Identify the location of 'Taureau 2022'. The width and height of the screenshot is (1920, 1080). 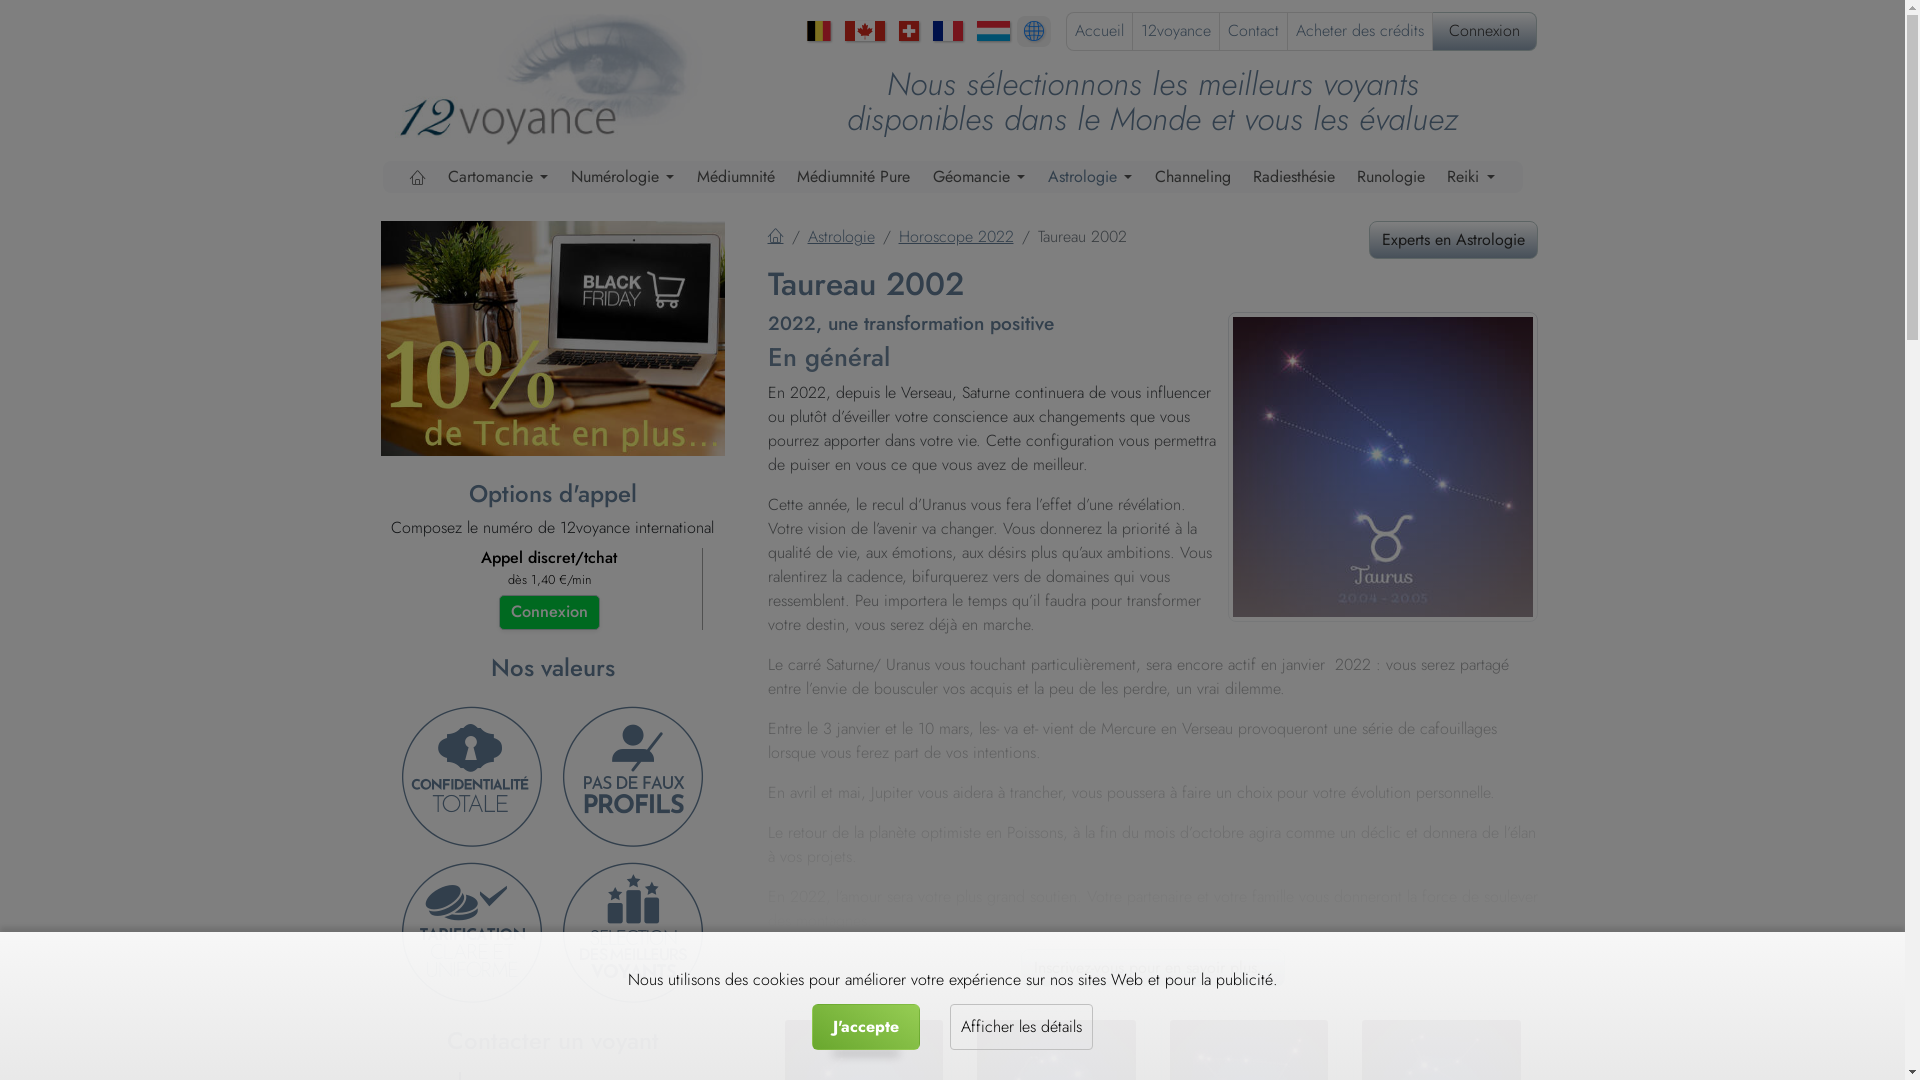
(1381, 466).